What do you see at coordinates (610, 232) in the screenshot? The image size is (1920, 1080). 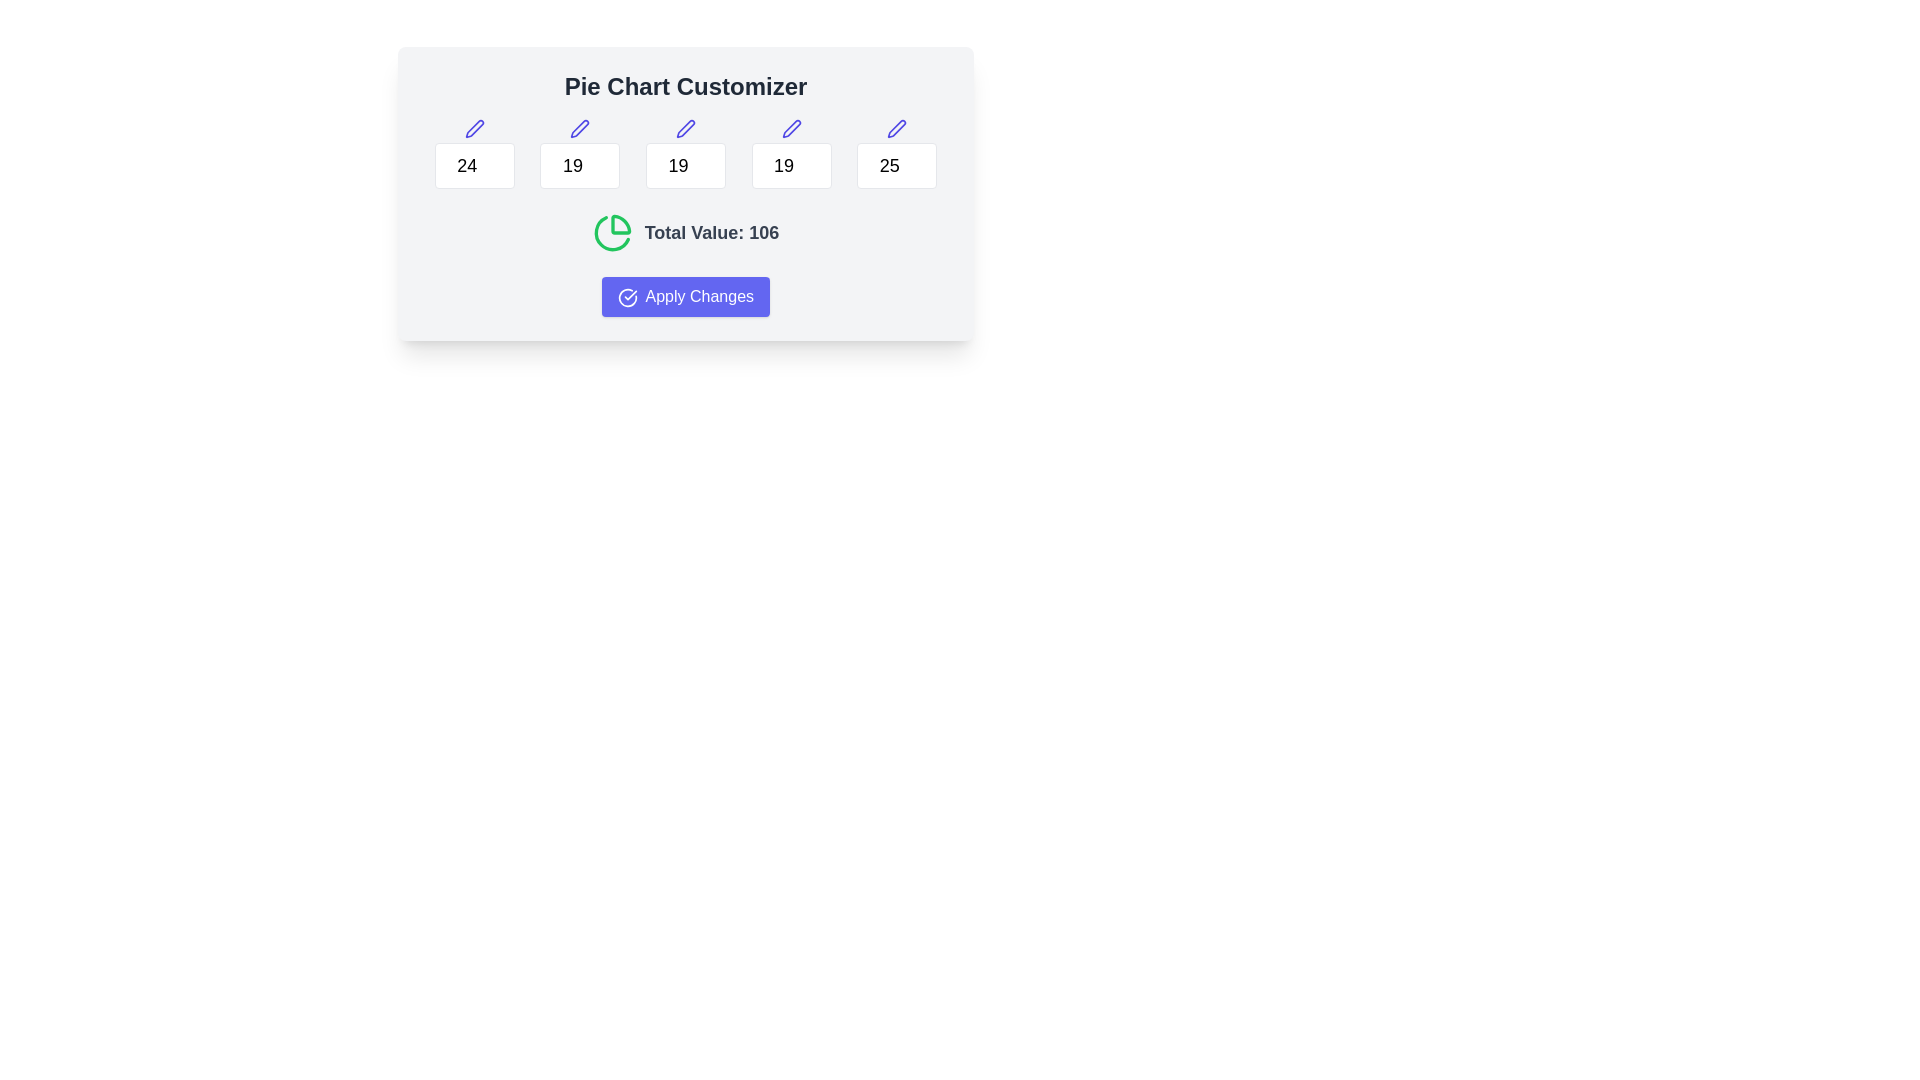 I see `the pie chart segment located in the bottom-right portion of the graphical pie chart icon, which is near the label 'Total Value: 106' and above the button labeled 'Apply Changes'` at bounding box center [610, 232].